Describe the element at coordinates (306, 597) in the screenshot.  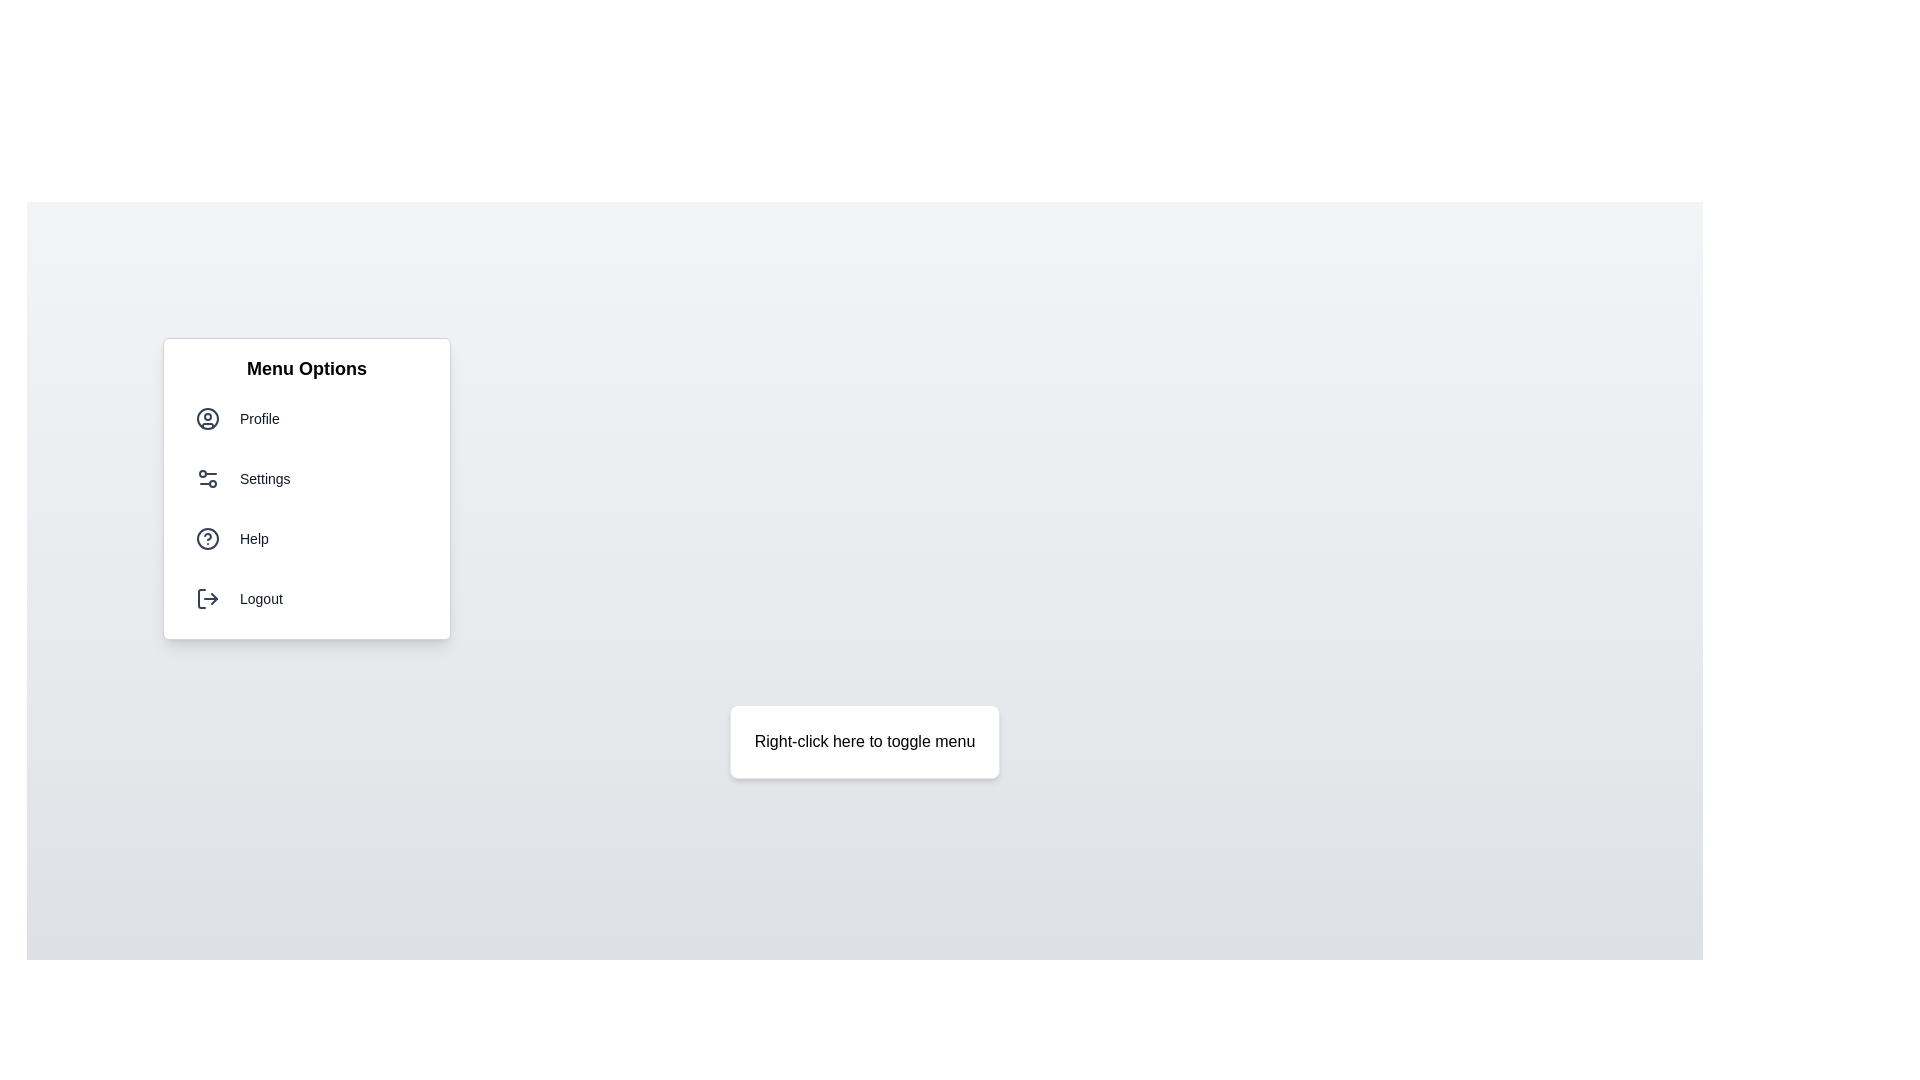
I see `the menu option Logout from the menu` at that location.